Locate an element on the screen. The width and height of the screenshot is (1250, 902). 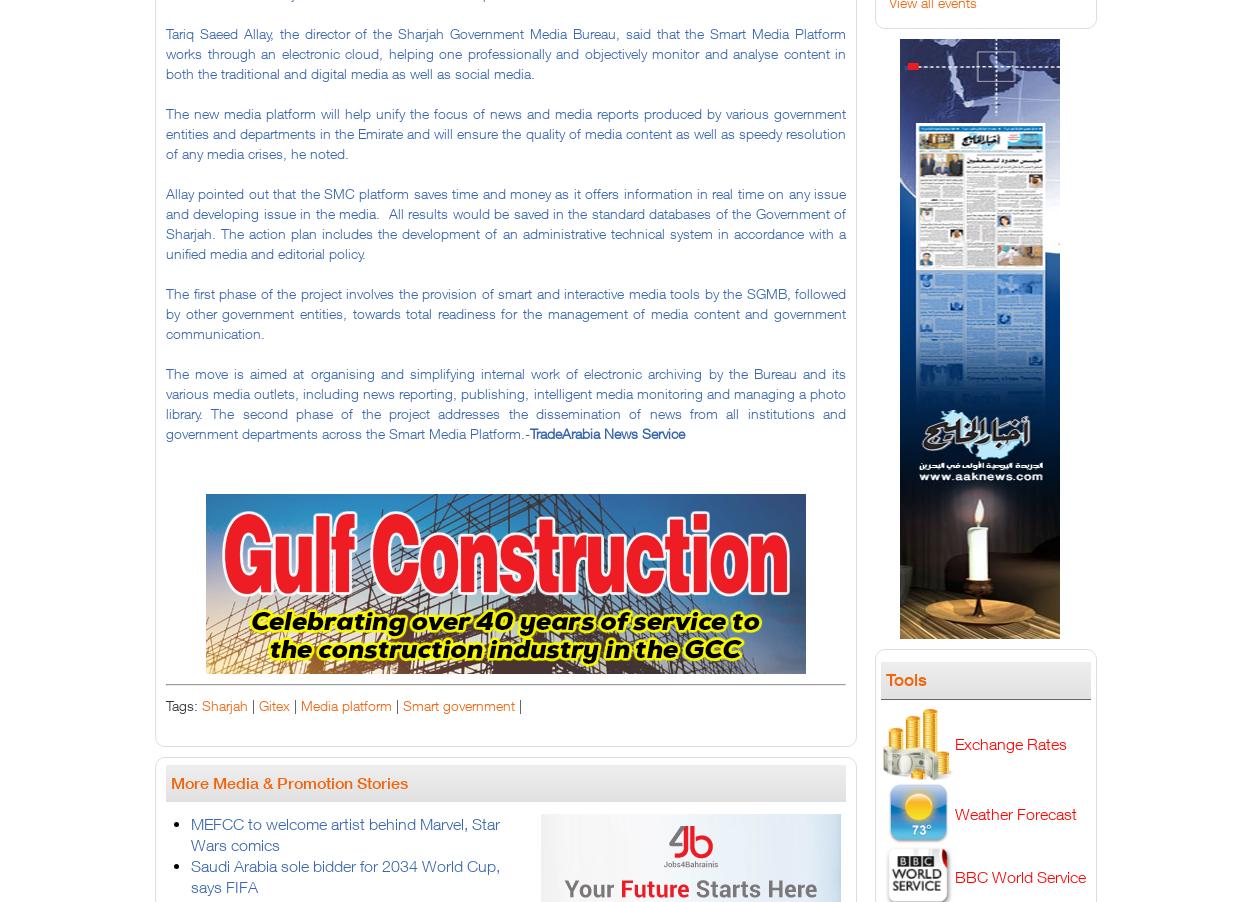
'Tools' is located at coordinates (886, 680).